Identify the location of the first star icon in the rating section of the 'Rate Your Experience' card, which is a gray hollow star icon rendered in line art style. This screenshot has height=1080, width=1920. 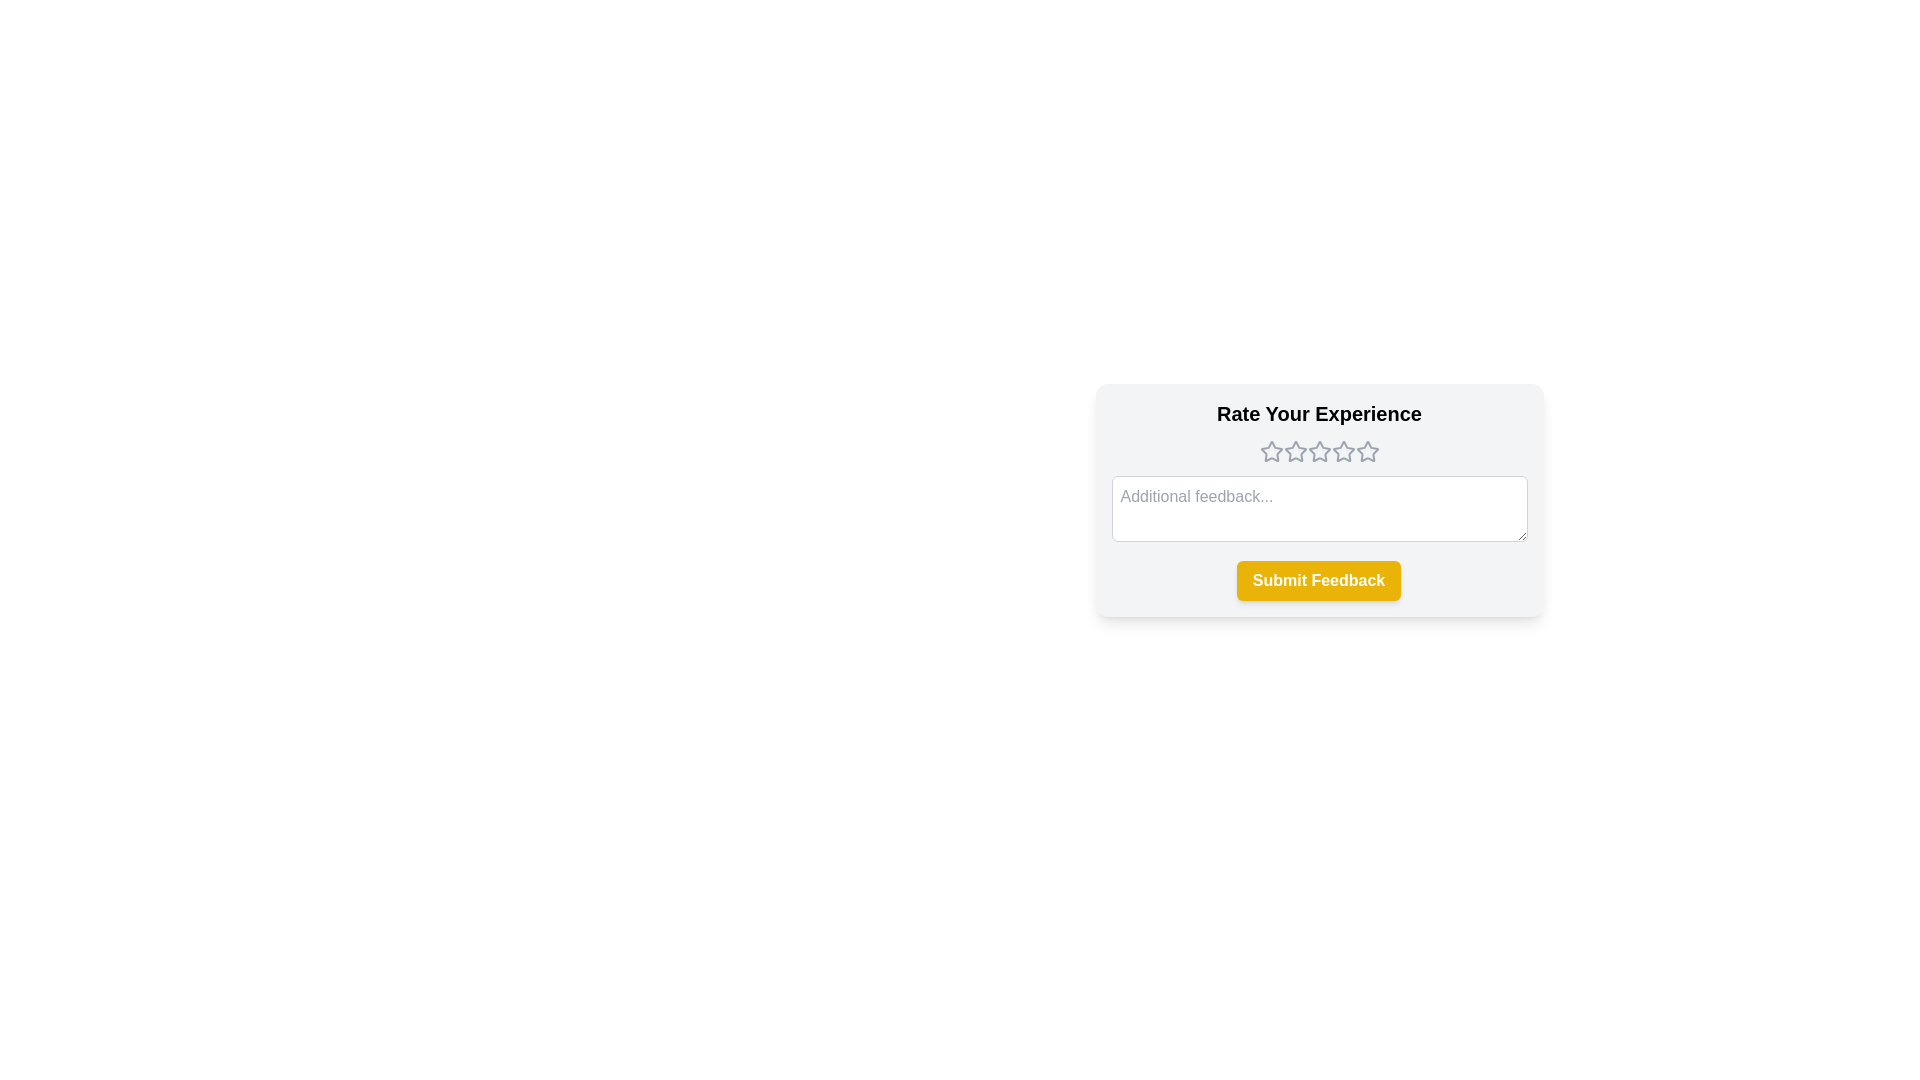
(1270, 451).